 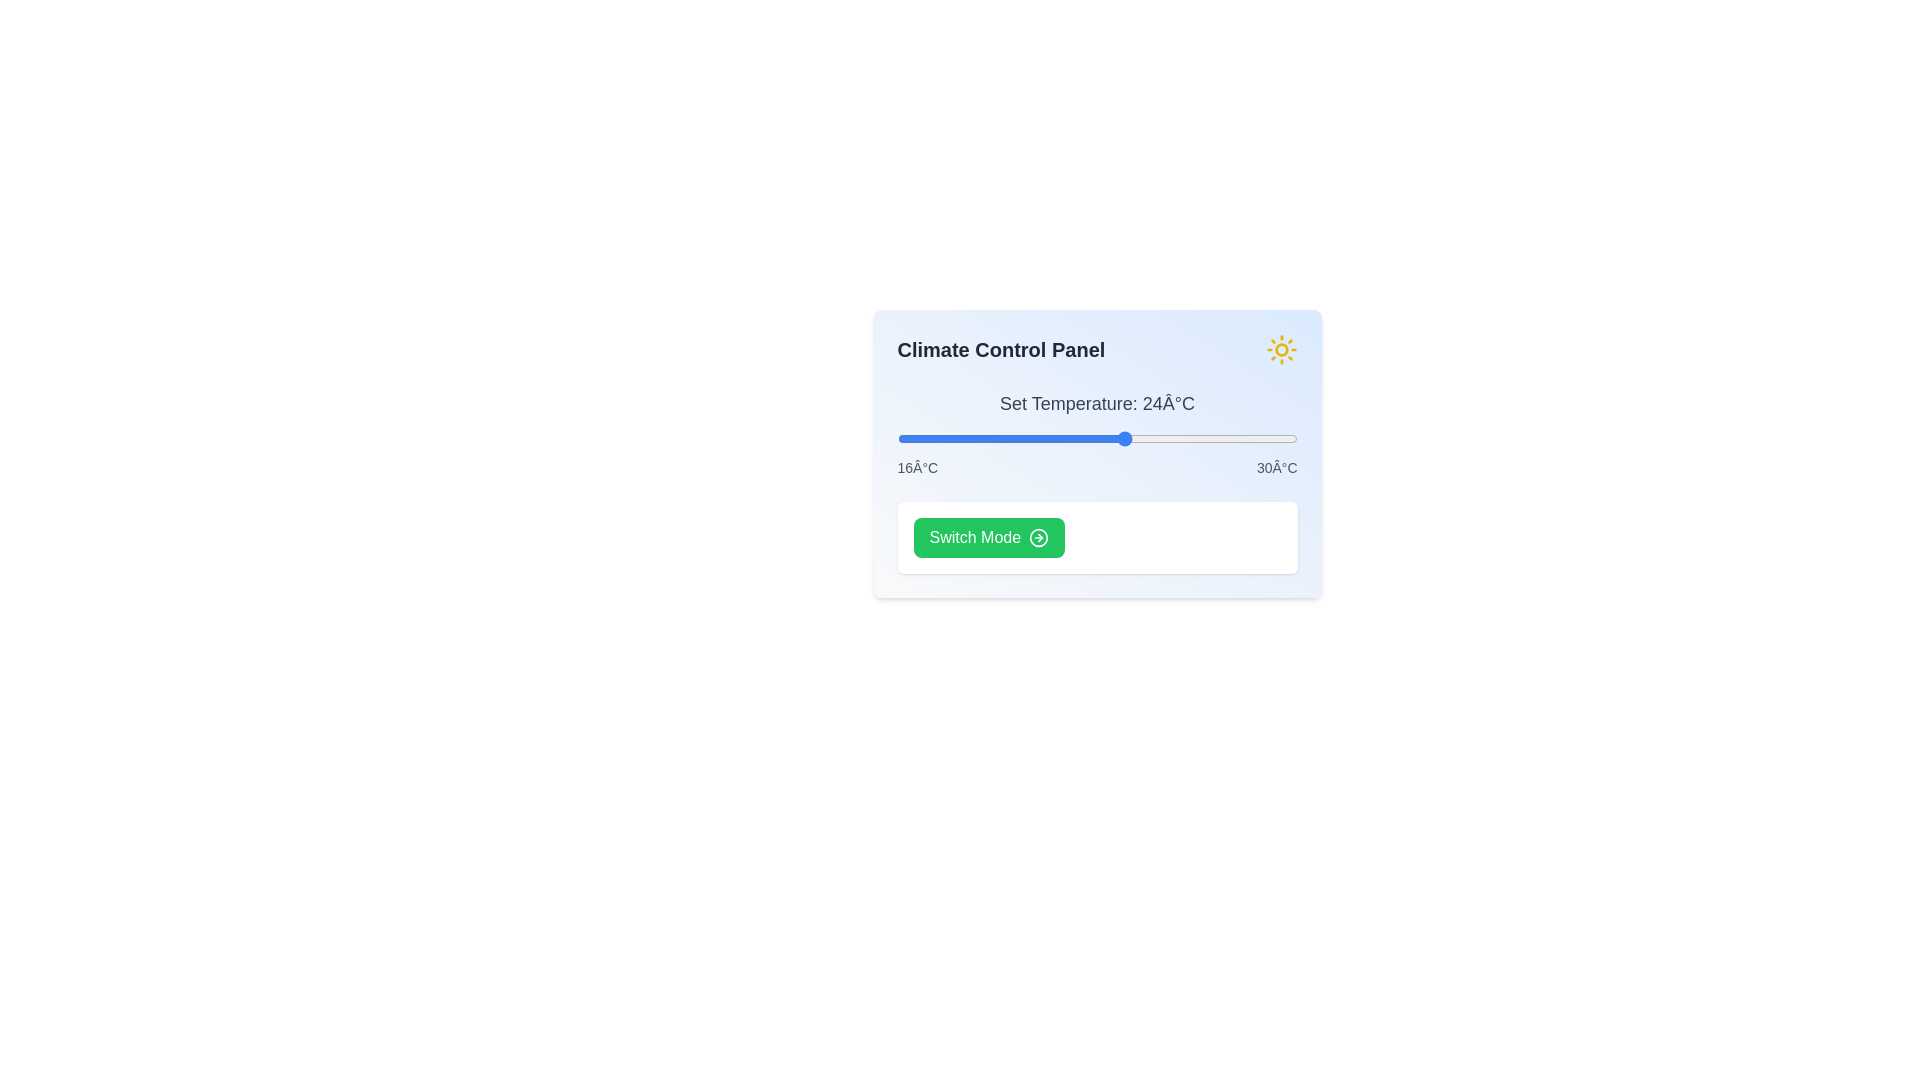 I want to click on the header 'Climate Control Panel' with the sun icon to trigger tooltip or highlight effects, so click(x=1096, y=349).